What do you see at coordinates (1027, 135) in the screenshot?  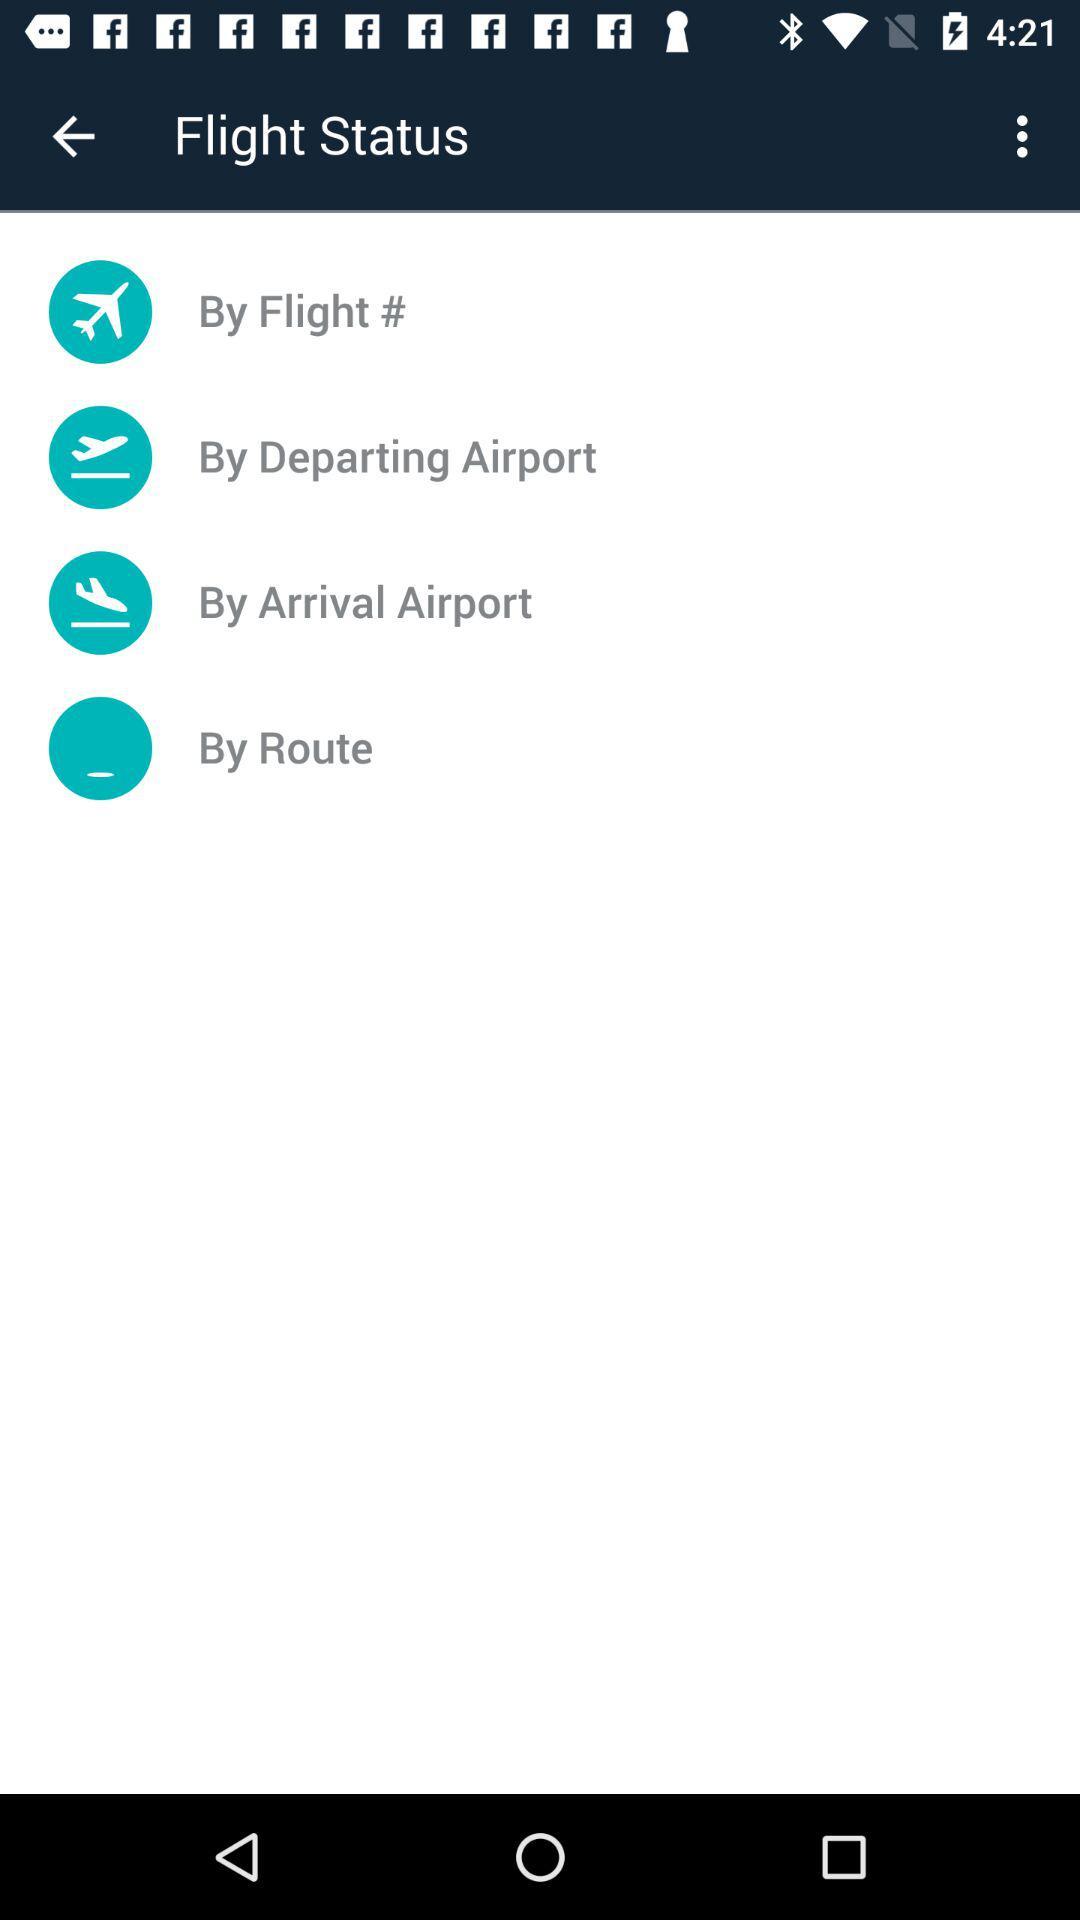 I see `item to the right of the flight status item` at bounding box center [1027, 135].